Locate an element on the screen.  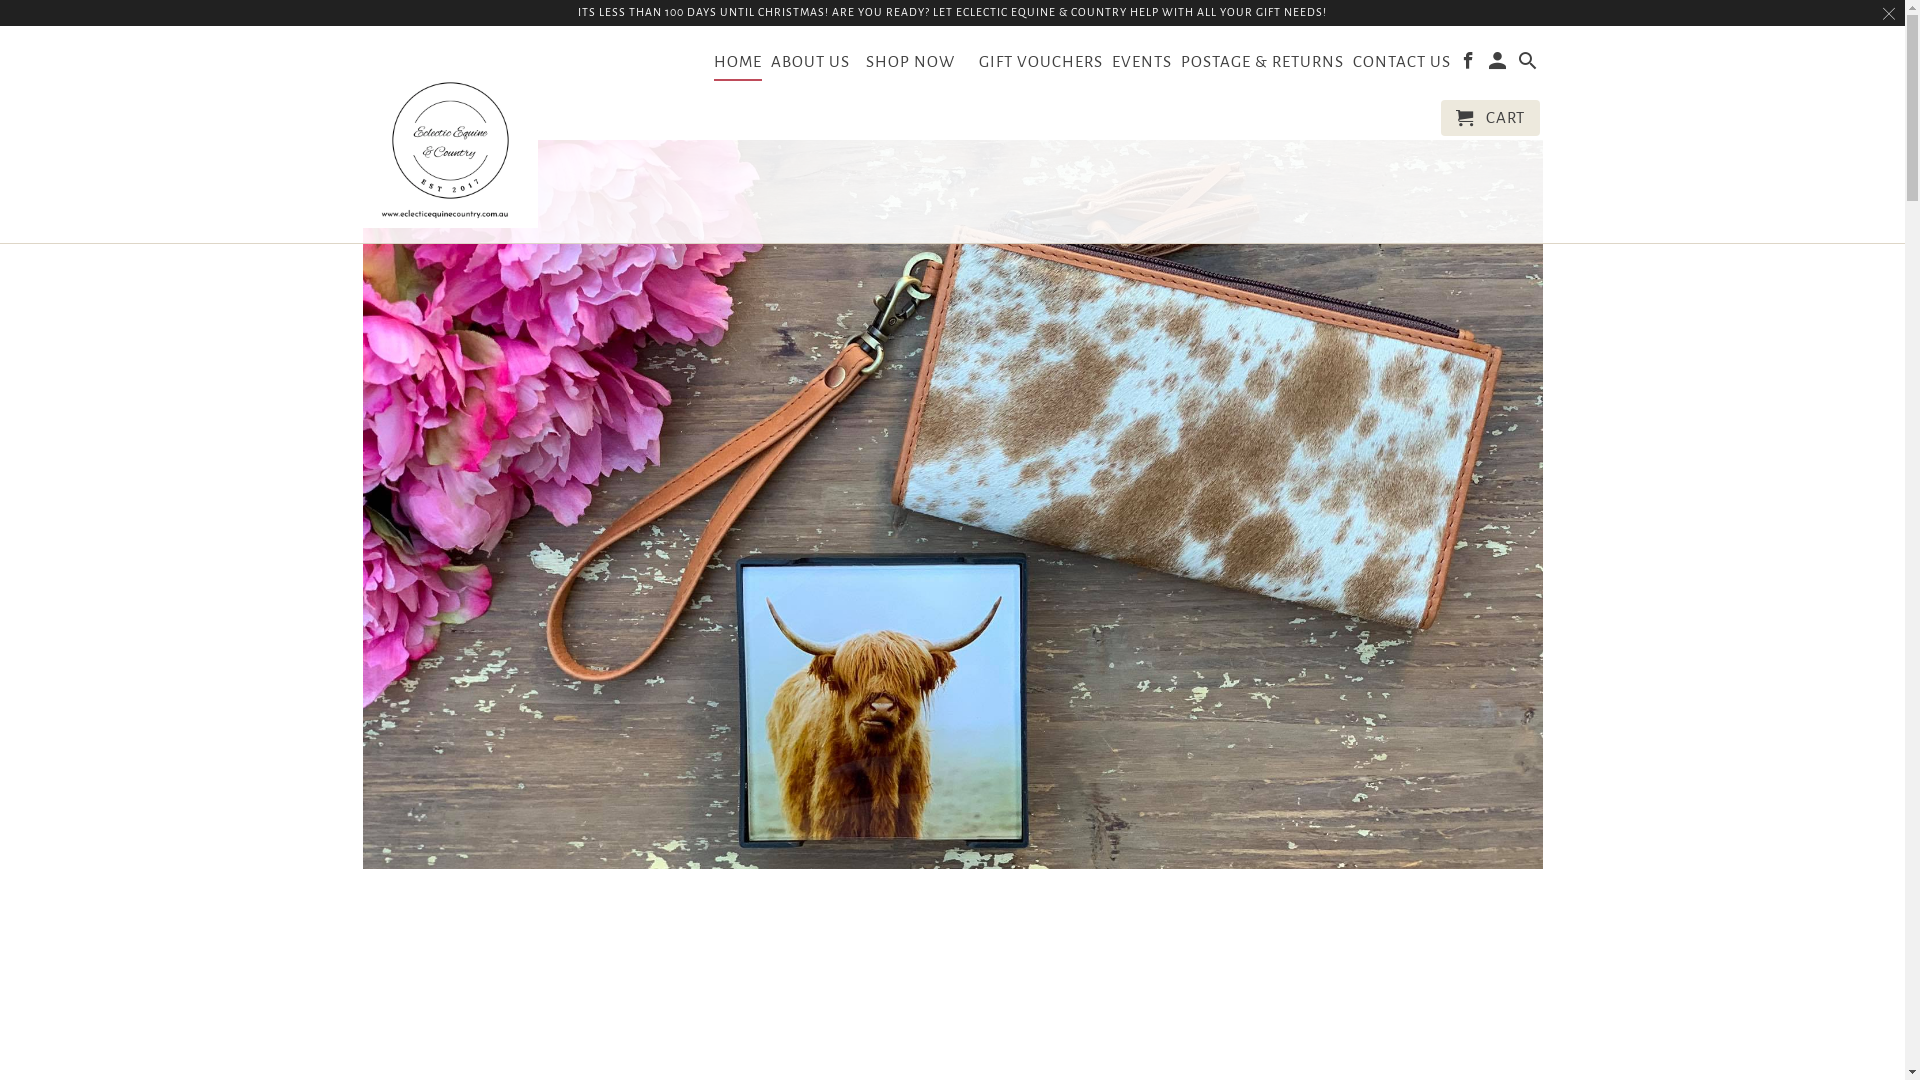
'Search' is located at coordinates (1528, 64).